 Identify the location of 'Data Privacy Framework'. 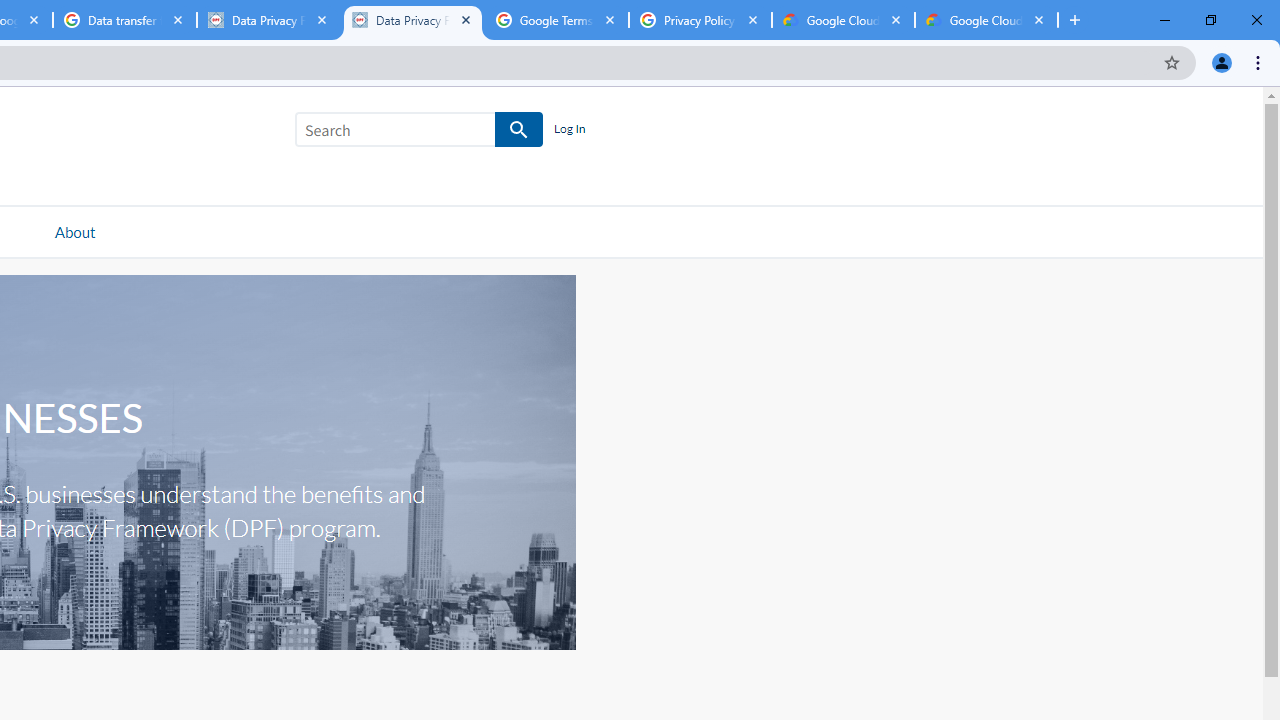
(267, 20).